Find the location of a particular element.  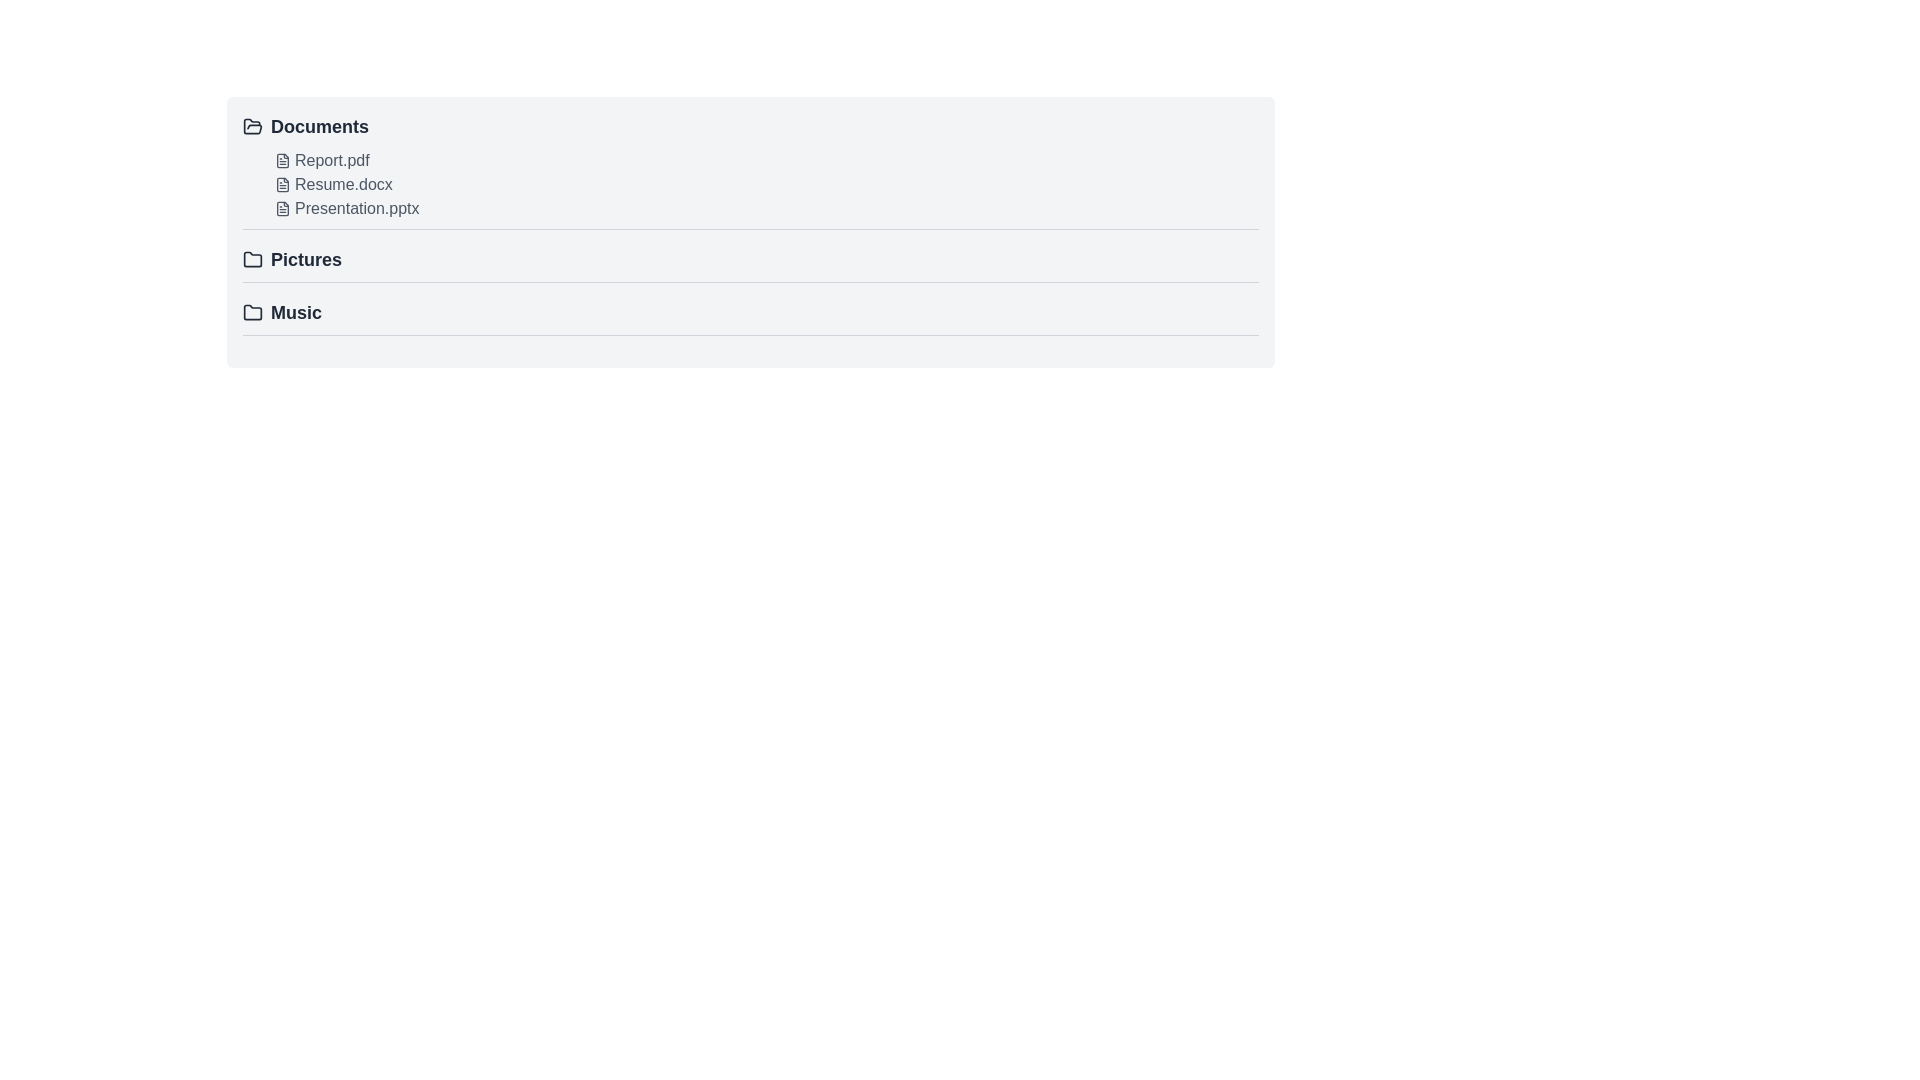

the Music folder icon located to the left of the label 'Music' is located at coordinates (252, 312).